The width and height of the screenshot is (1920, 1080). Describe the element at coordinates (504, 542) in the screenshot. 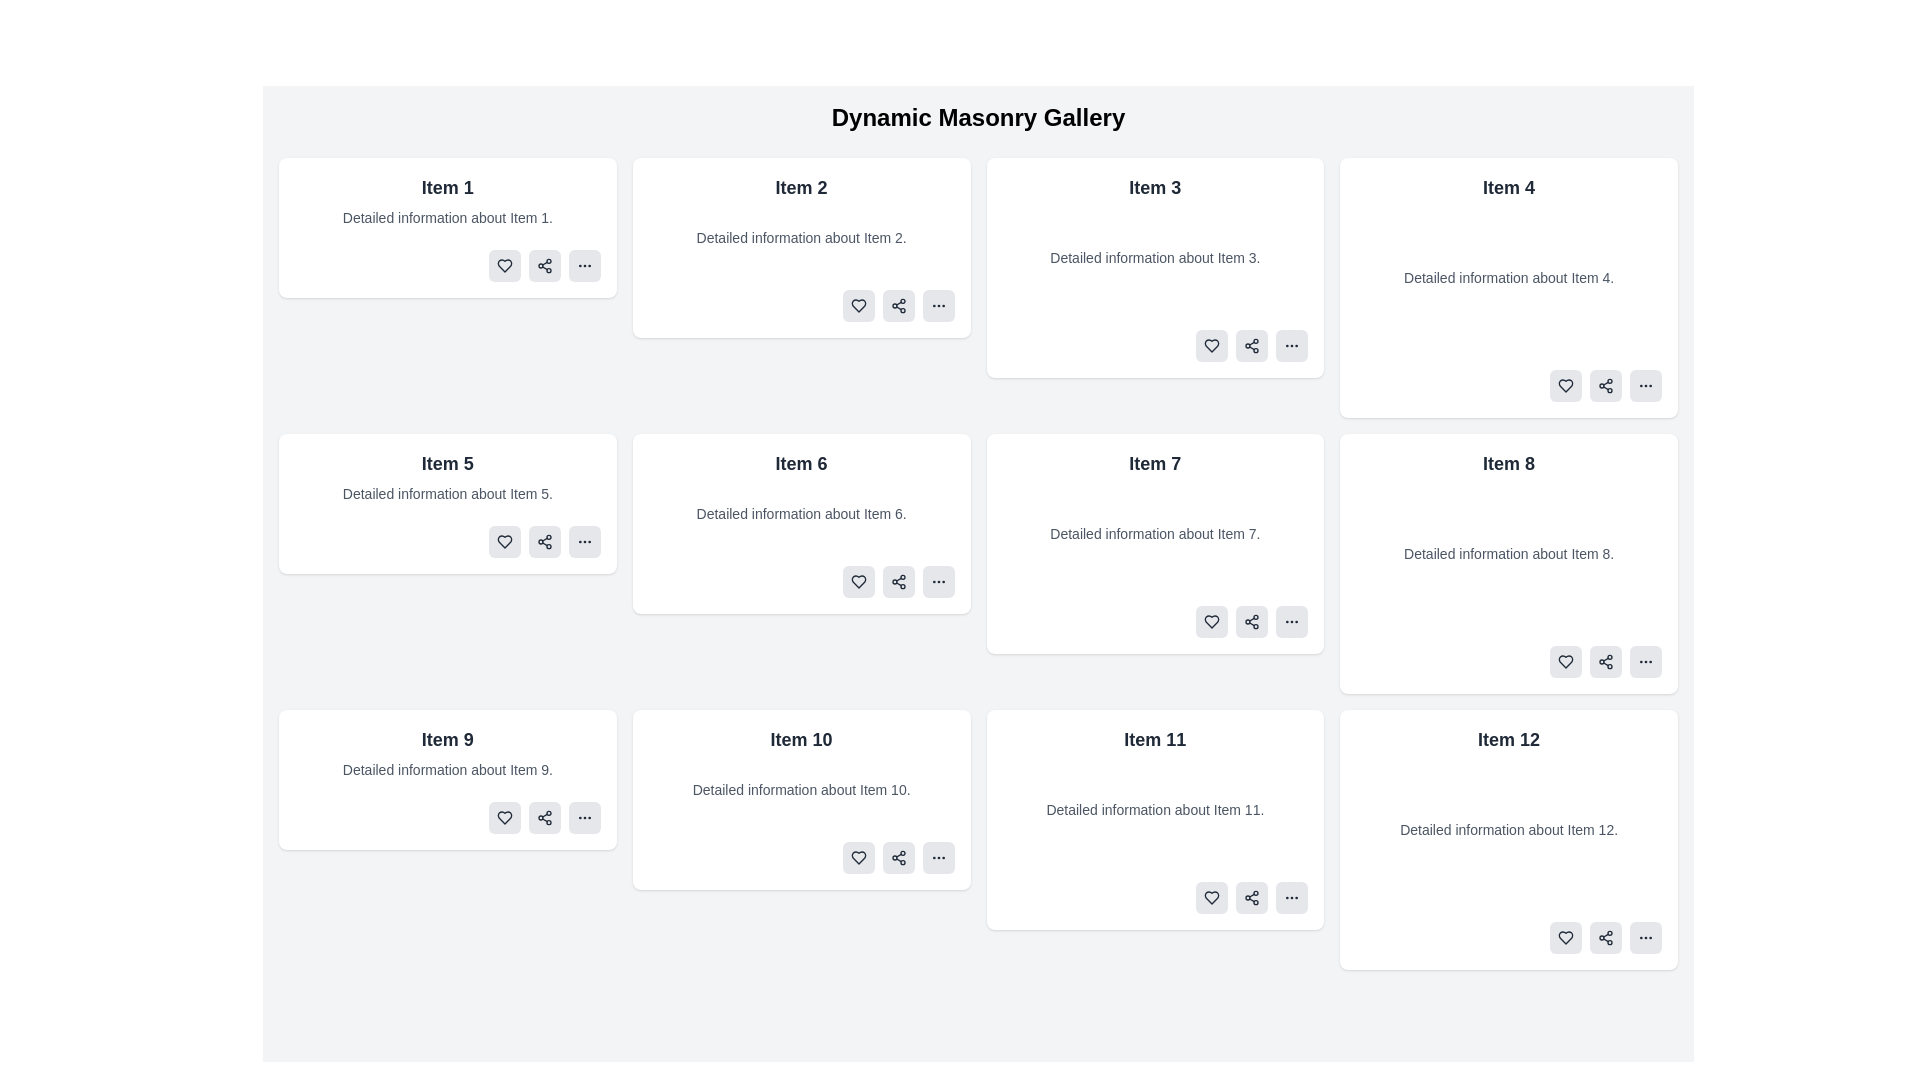

I see `the heart-shaped button with a hollow design that has a light gray background and is located under 'Item 5' in the grid layout` at that location.